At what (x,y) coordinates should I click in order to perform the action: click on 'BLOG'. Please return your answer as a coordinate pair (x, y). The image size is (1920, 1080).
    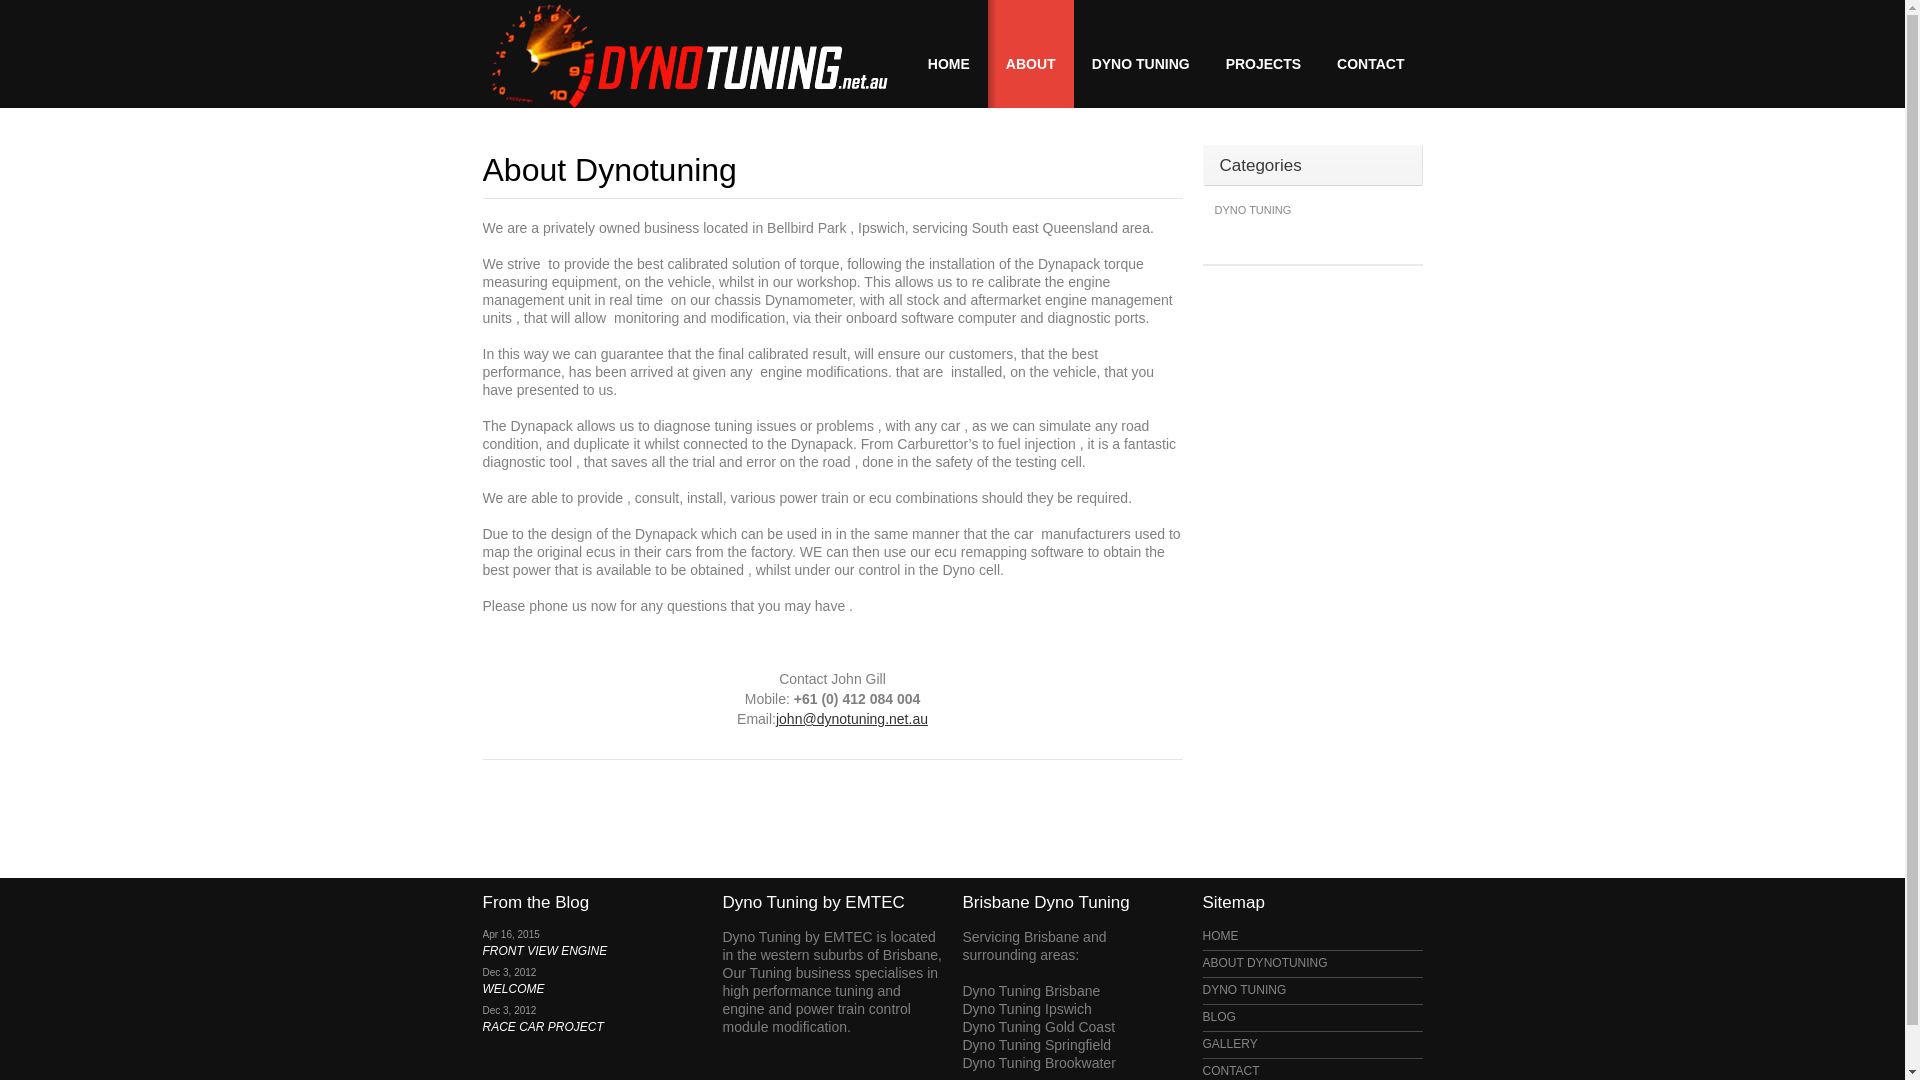
    Looking at the image, I should click on (1200, 1017).